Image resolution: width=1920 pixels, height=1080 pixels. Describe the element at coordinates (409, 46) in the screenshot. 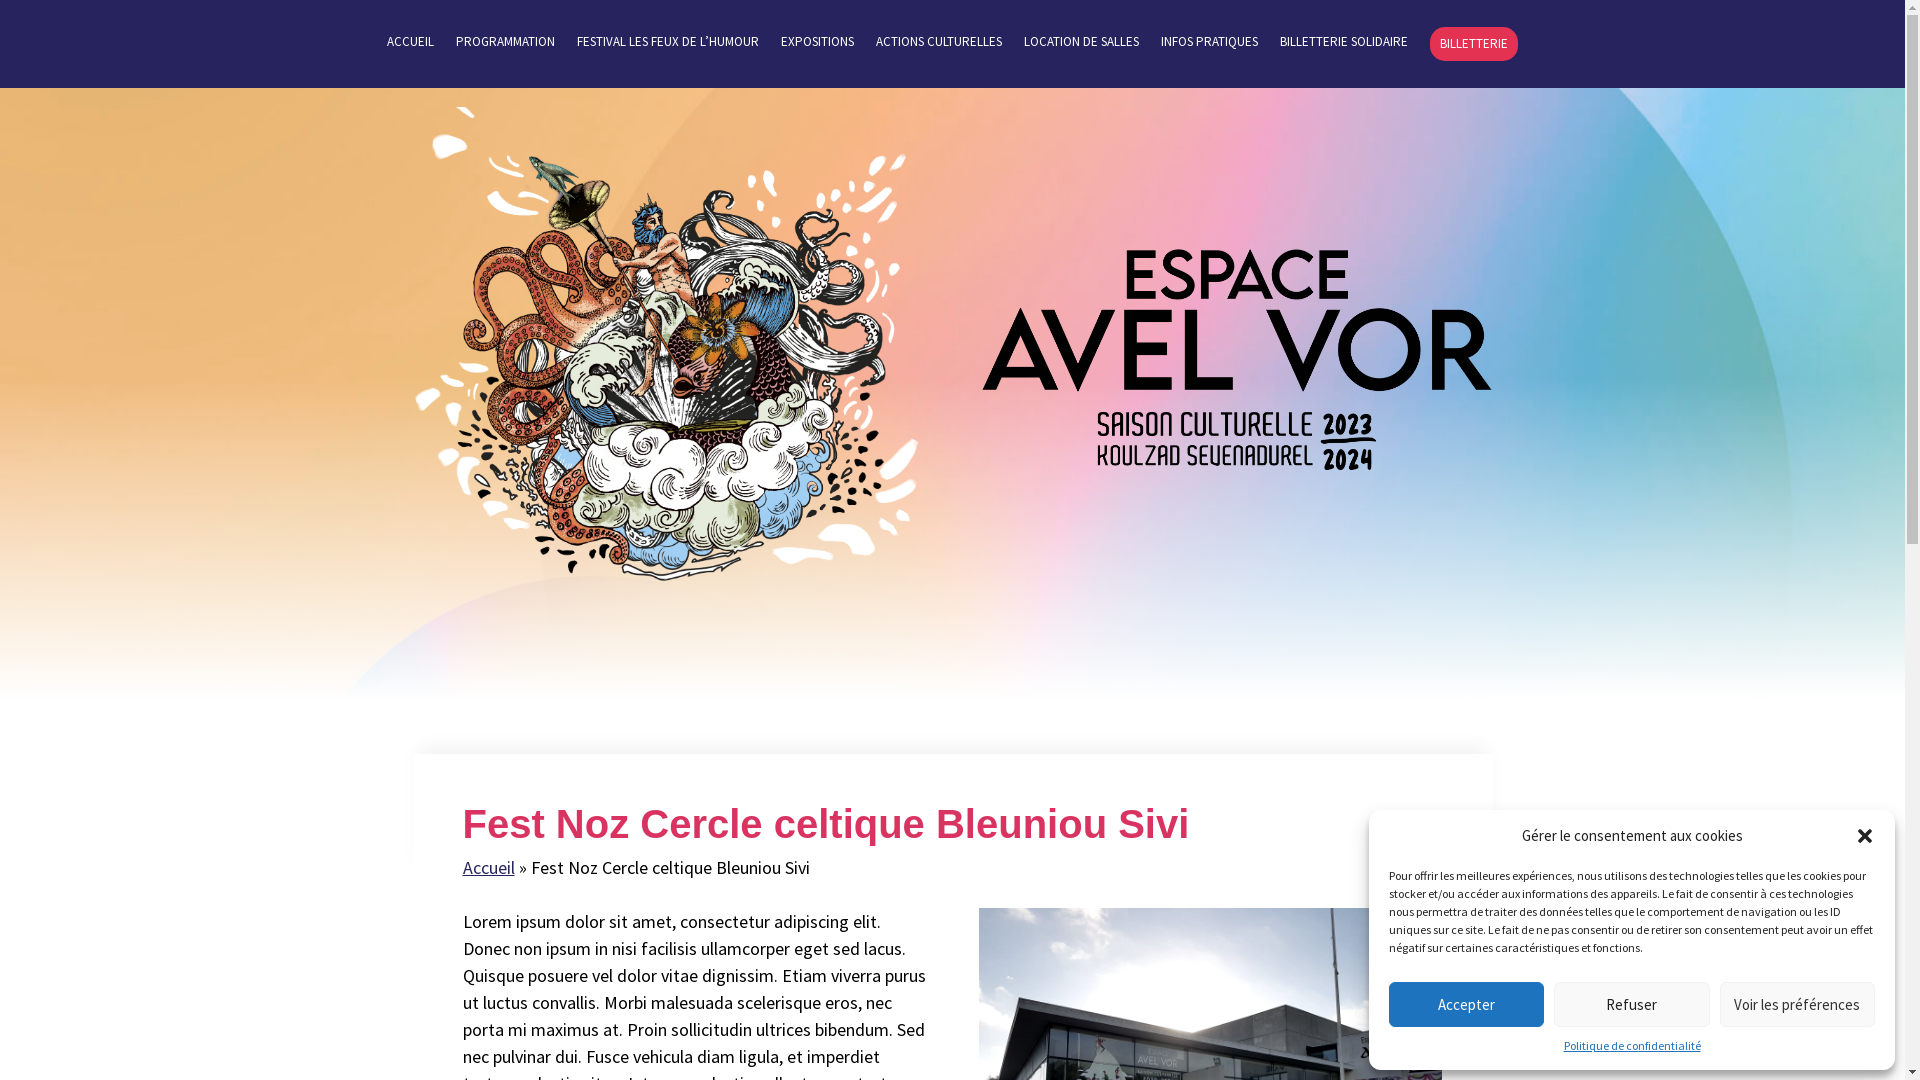

I see `'ACCUEIL'` at that location.